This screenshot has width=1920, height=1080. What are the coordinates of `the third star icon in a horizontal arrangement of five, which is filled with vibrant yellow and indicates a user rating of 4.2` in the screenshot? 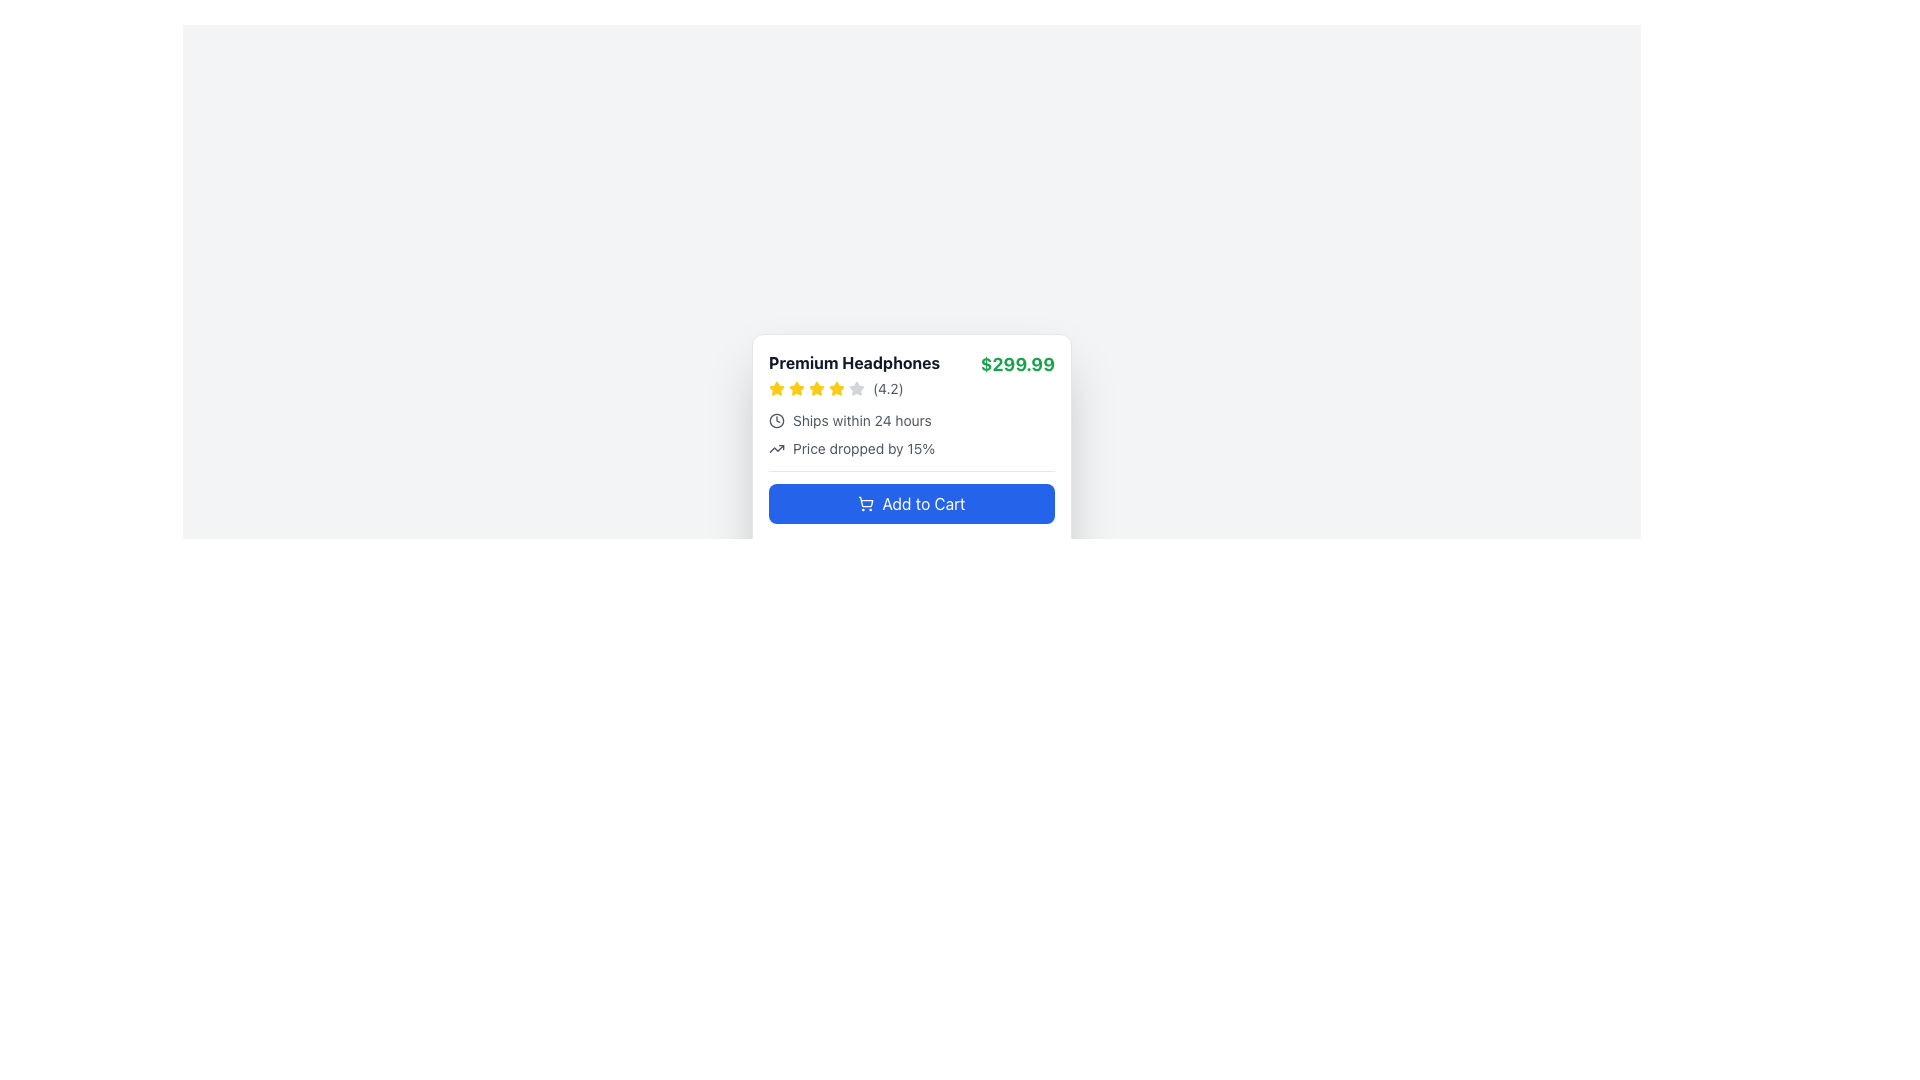 It's located at (795, 389).